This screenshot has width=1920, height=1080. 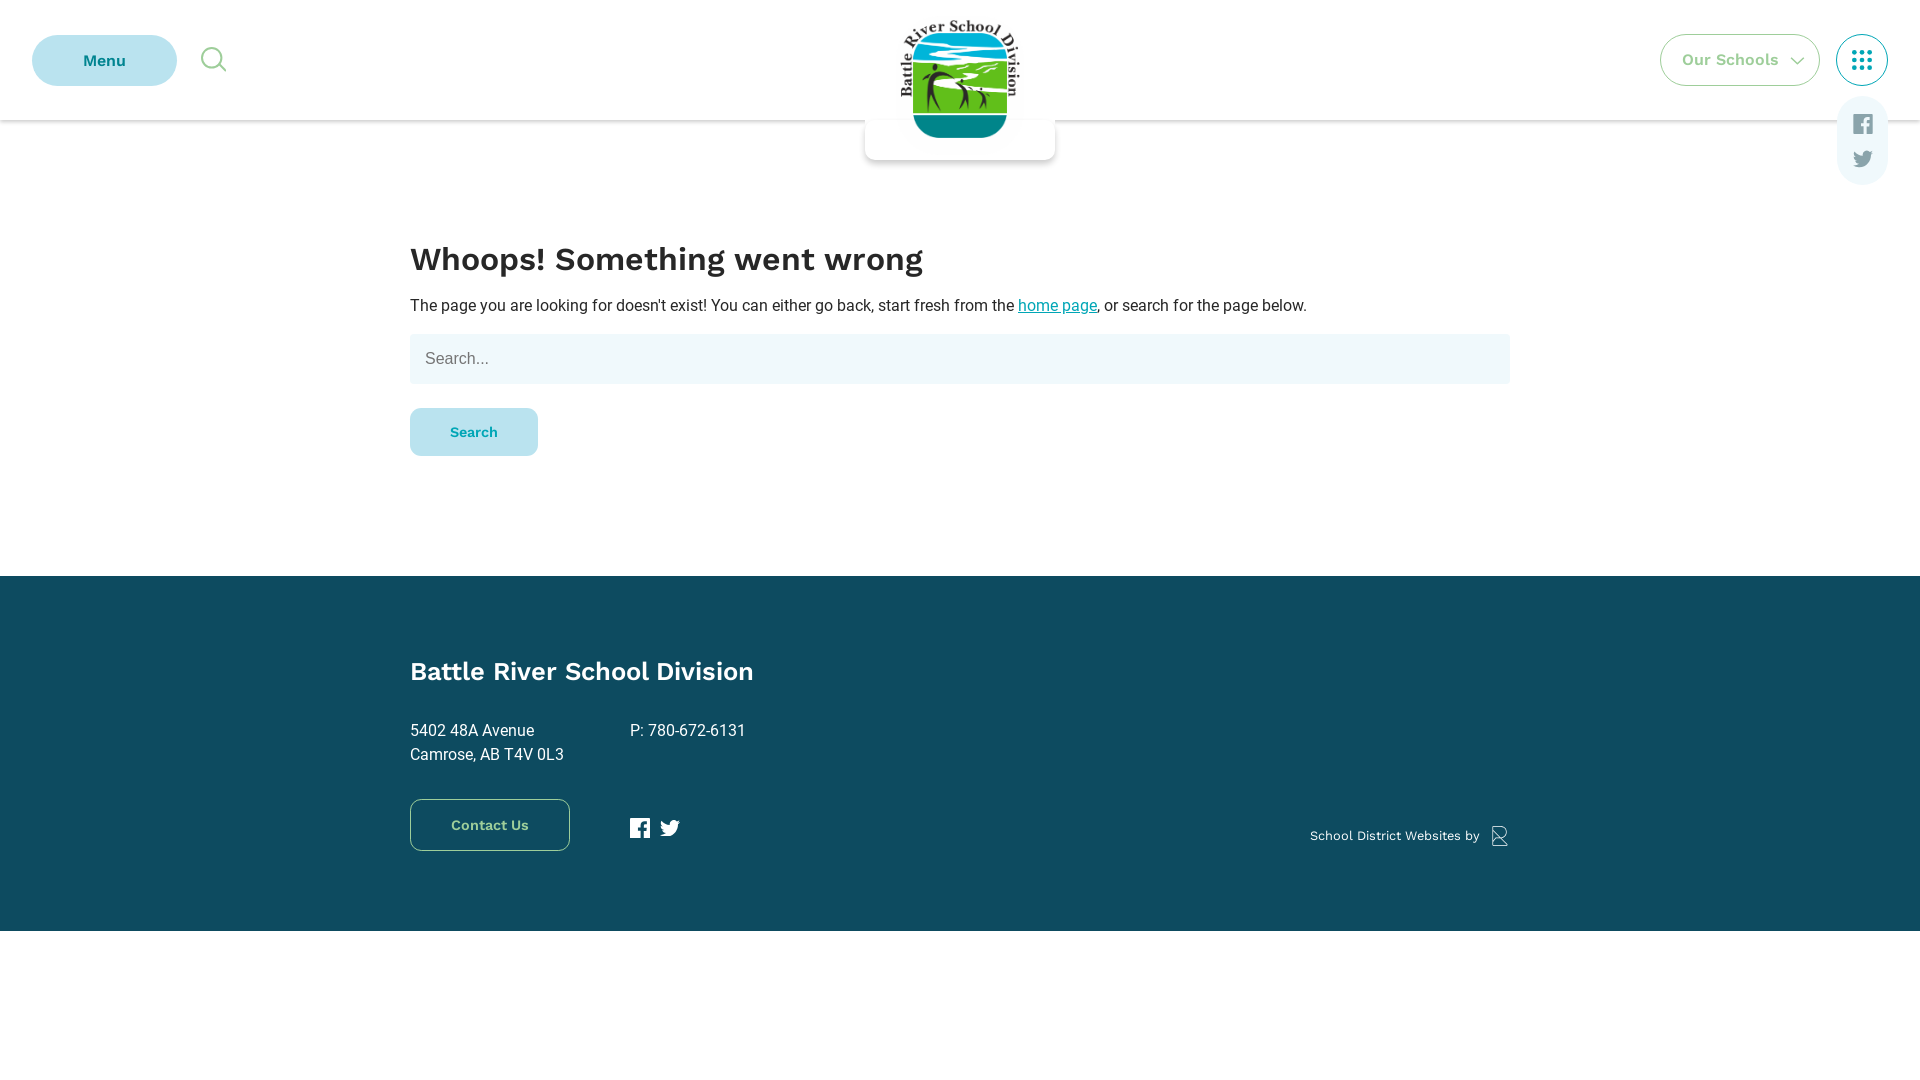 I want to click on 'Battle River School Division', so click(x=960, y=79).